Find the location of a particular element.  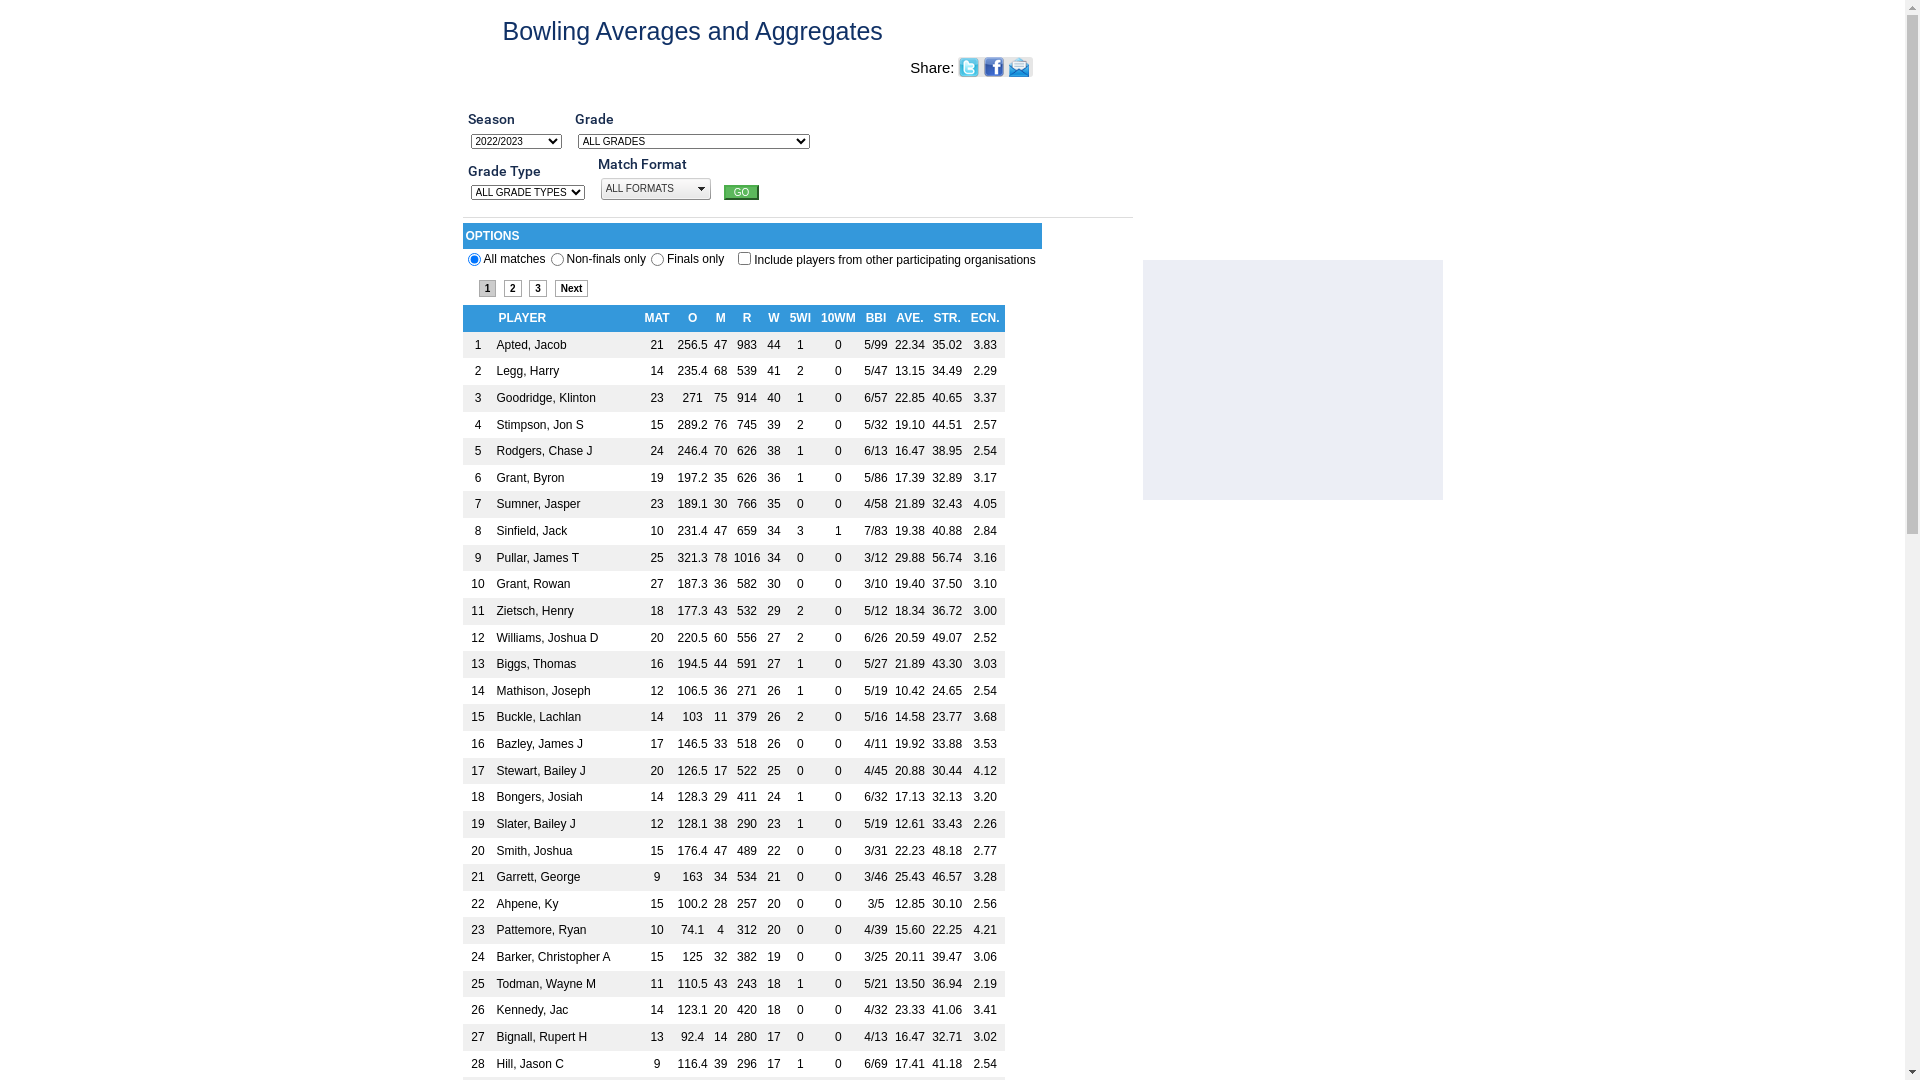

'Tell a friend' is located at coordinates (1019, 65).